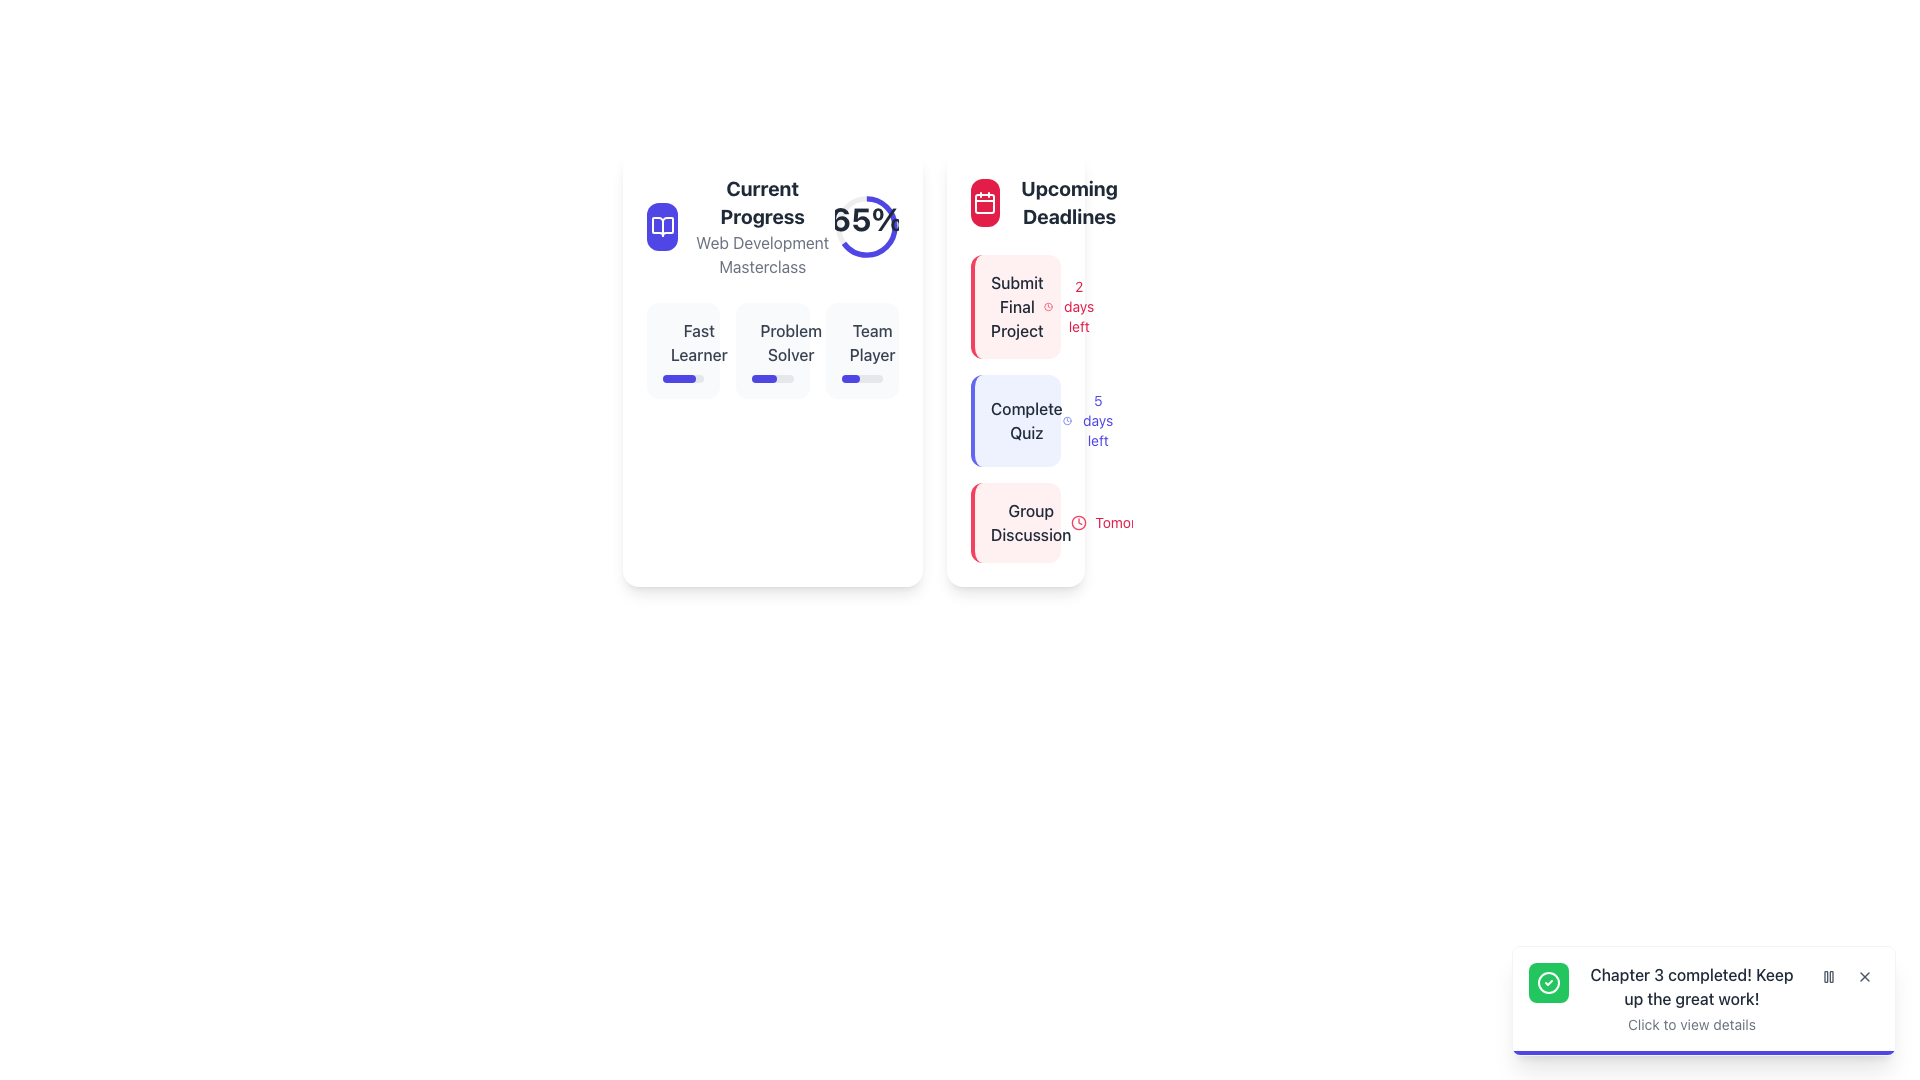 This screenshot has height=1080, width=1920. Describe the element at coordinates (1069, 307) in the screenshot. I see `text label that displays '2 days left' in red font, located in the top-right section of the 'Upcoming Deadlines' column, next to the 'Submit Final Project' label` at that location.